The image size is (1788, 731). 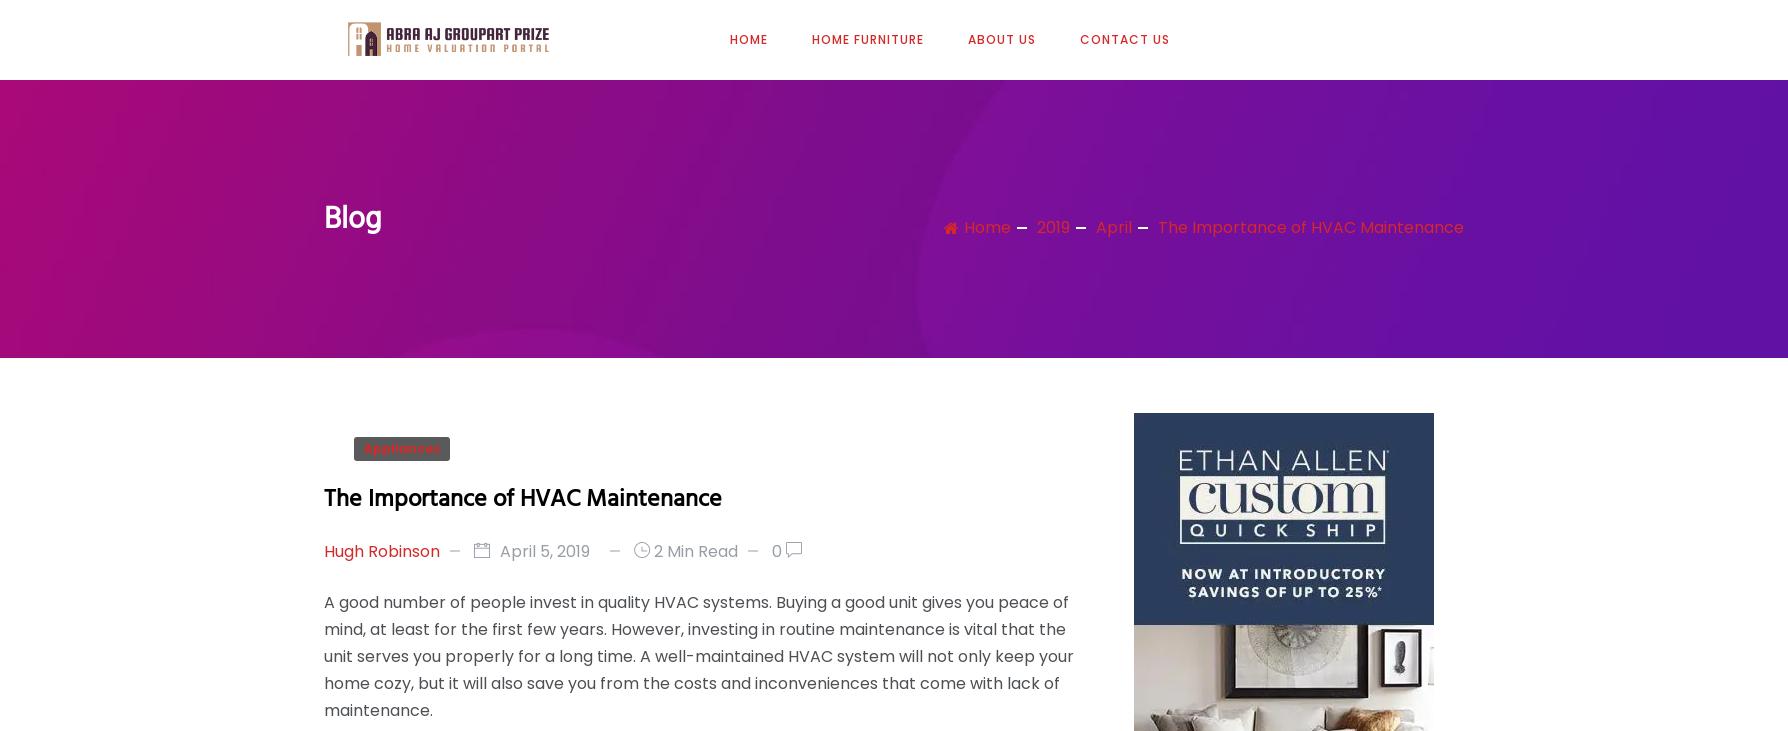 What do you see at coordinates (866, 37) in the screenshot?
I see `'Home Furniture'` at bounding box center [866, 37].